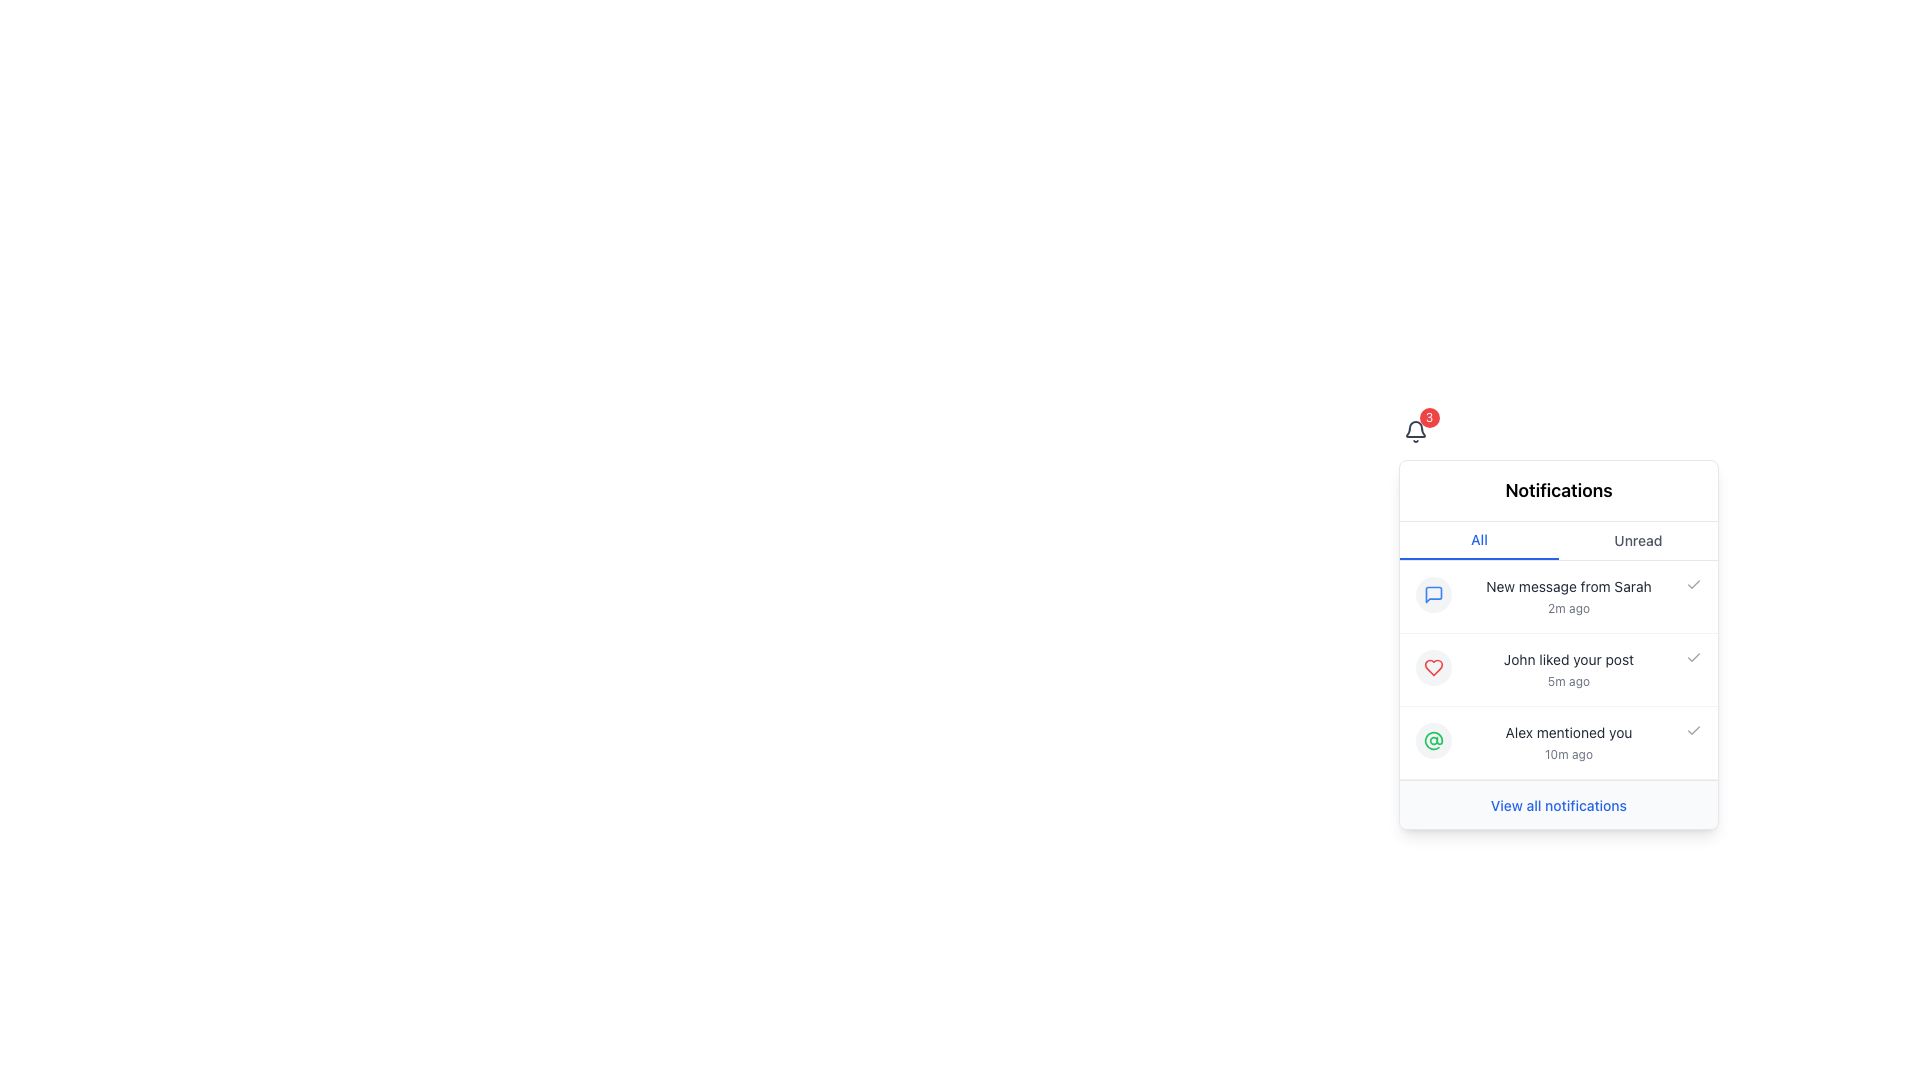  What do you see at coordinates (1568, 659) in the screenshot?
I see `the text label that reads 'John liked your post' in the notification list panel` at bounding box center [1568, 659].